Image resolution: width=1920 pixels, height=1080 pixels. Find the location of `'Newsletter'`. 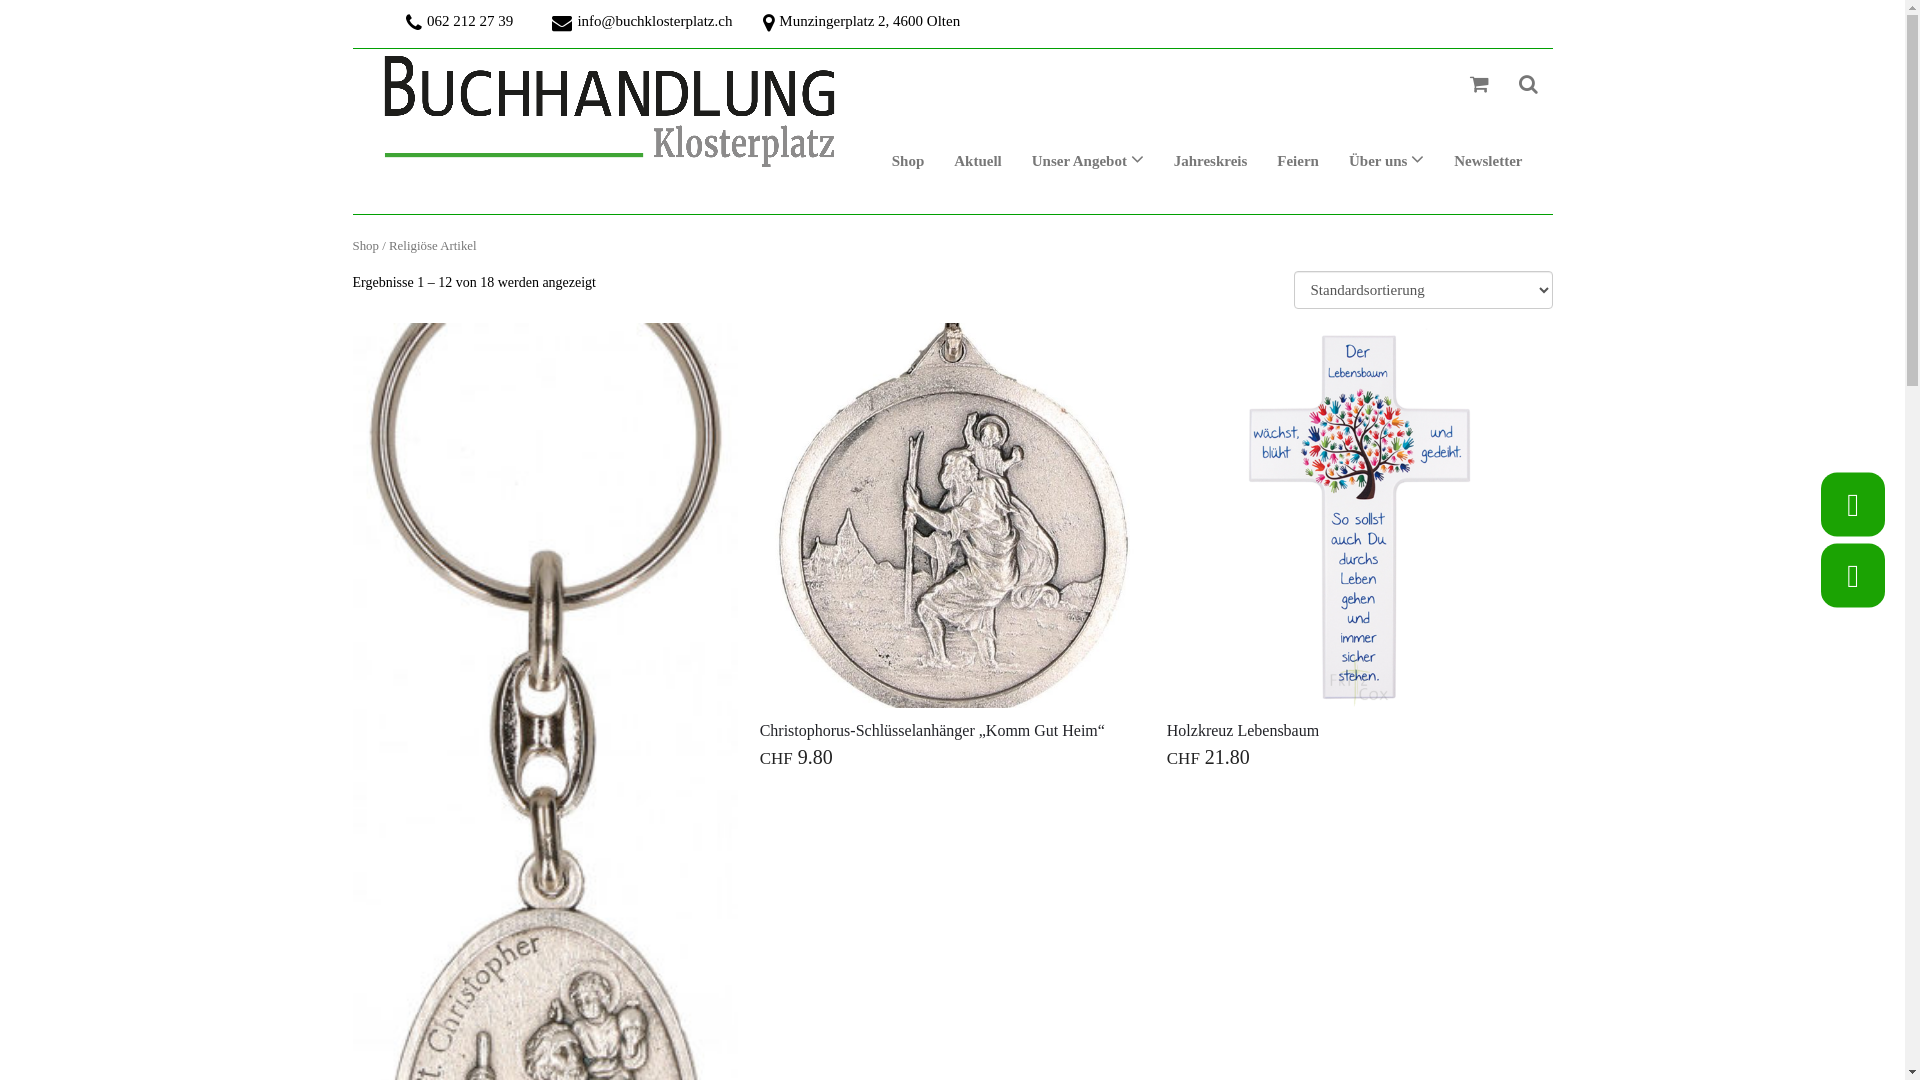

'Newsletter' is located at coordinates (1438, 160).